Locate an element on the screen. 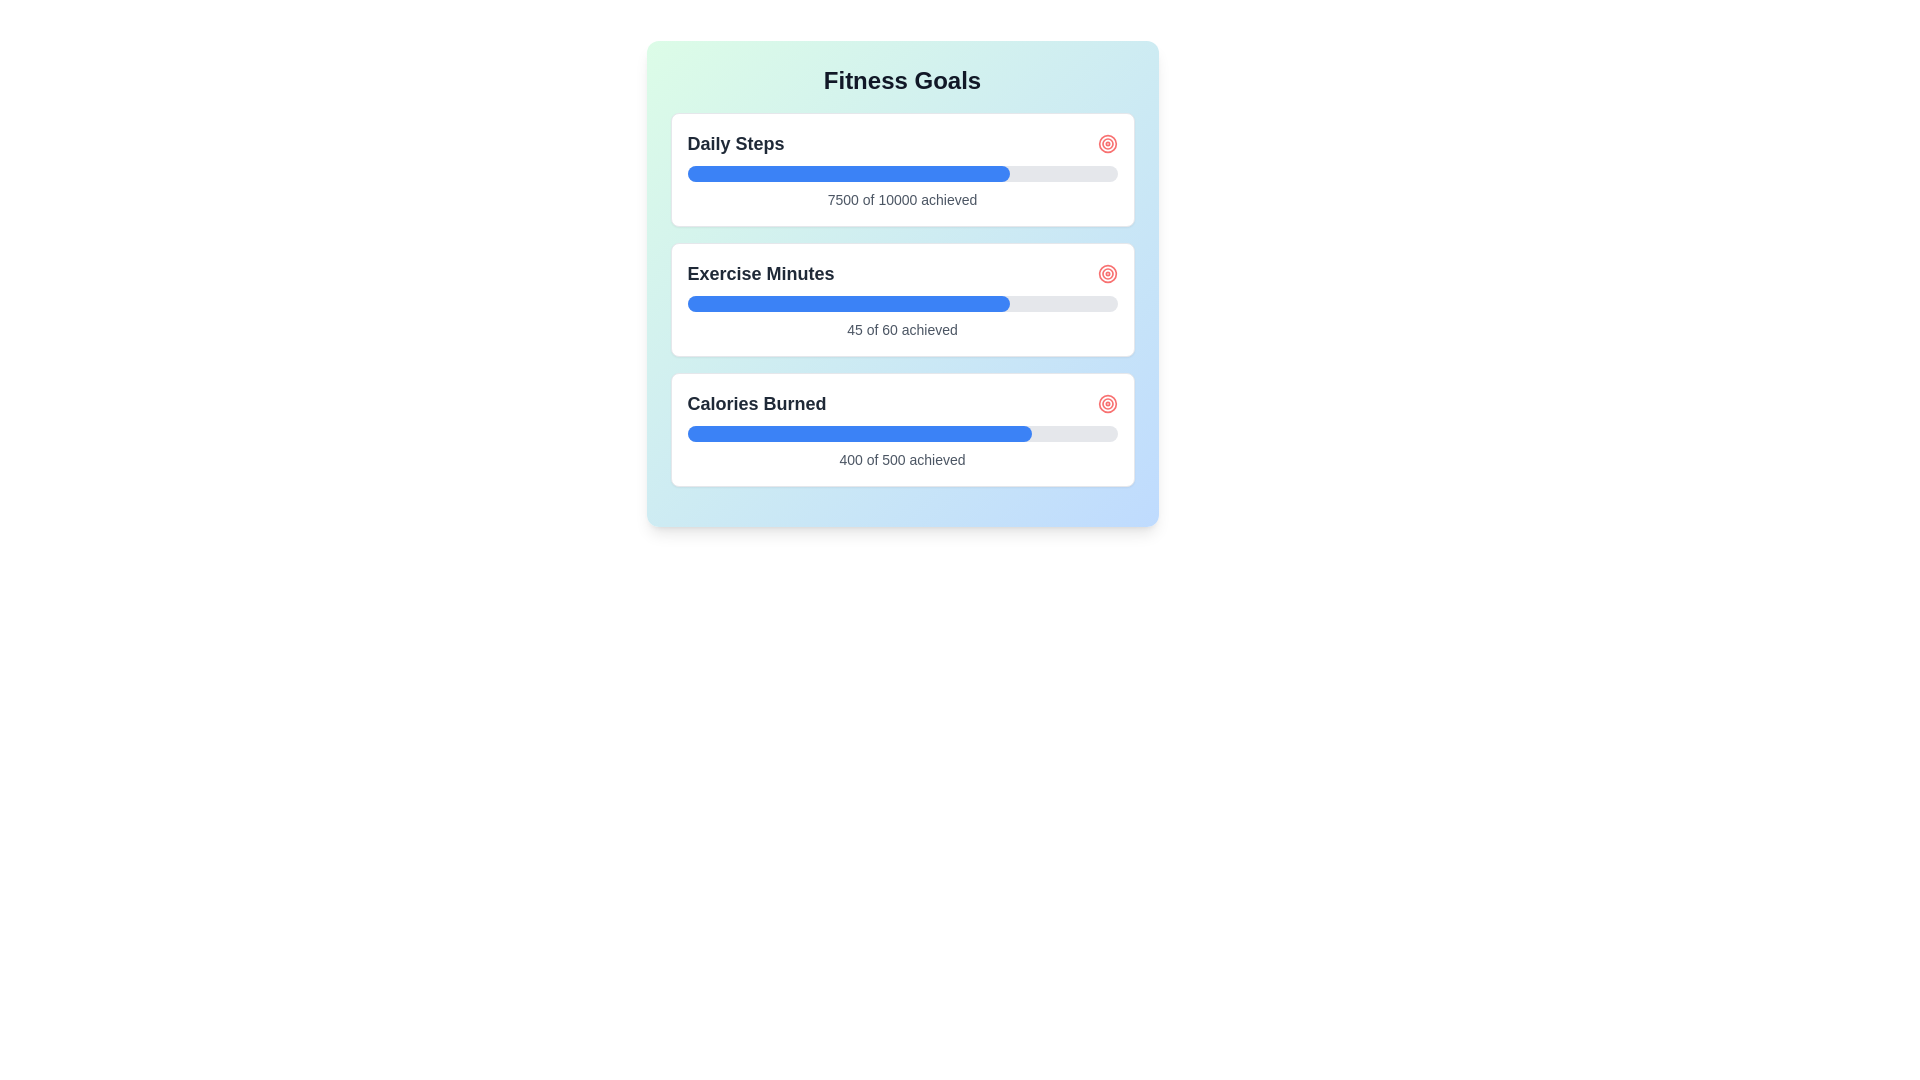 Image resolution: width=1920 pixels, height=1080 pixels. the horizontal progress bar with rounded corners located in the 'Calories Burned' card, indicating 80% progress is located at coordinates (901, 433).